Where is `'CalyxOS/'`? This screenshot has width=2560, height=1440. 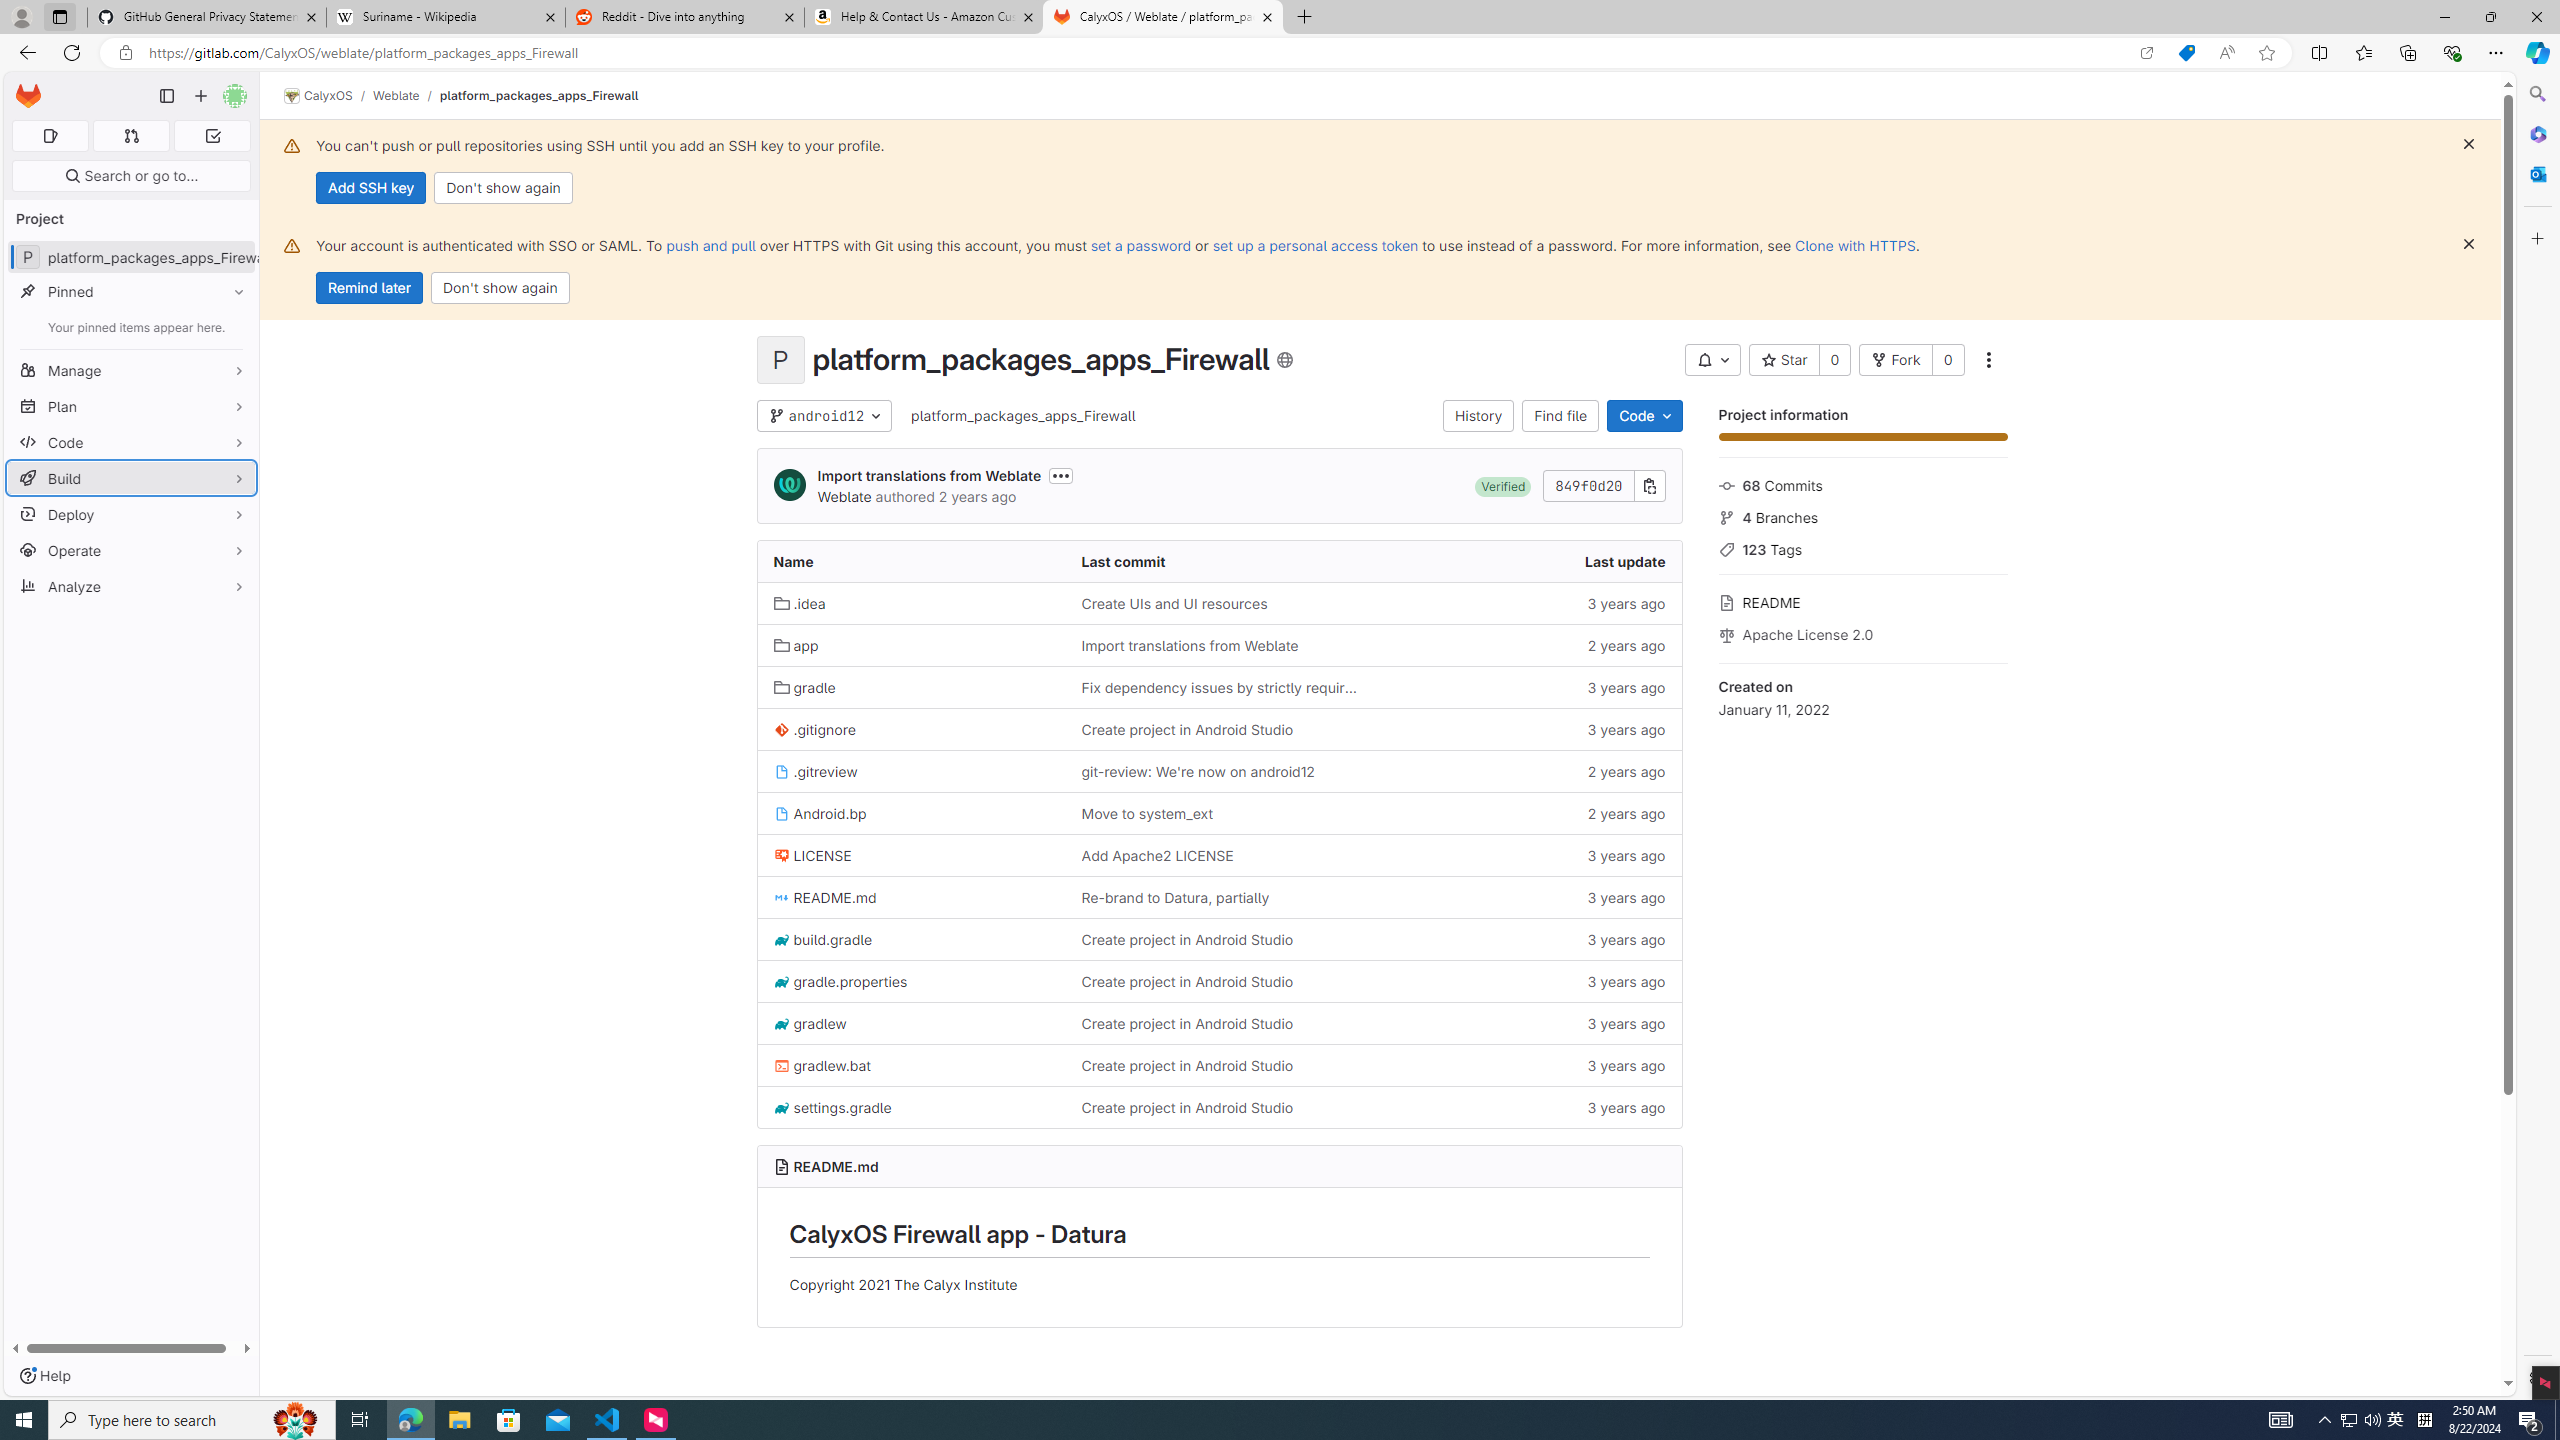 'CalyxOS/' is located at coordinates (327, 95).